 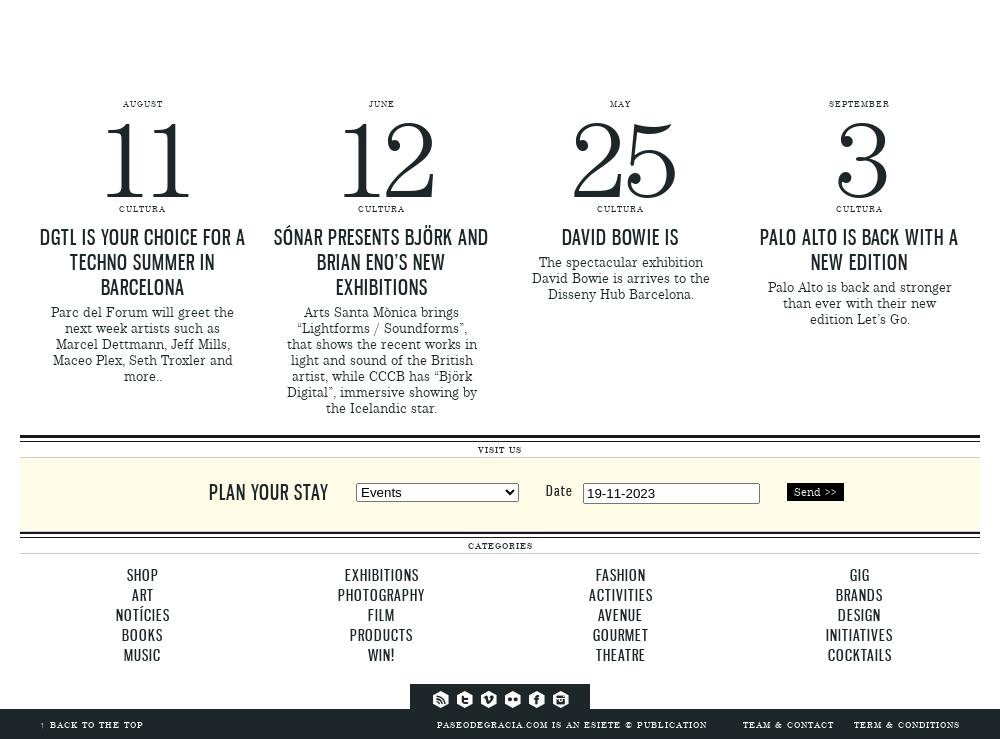 What do you see at coordinates (858, 160) in the screenshot?
I see `'3'` at bounding box center [858, 160].